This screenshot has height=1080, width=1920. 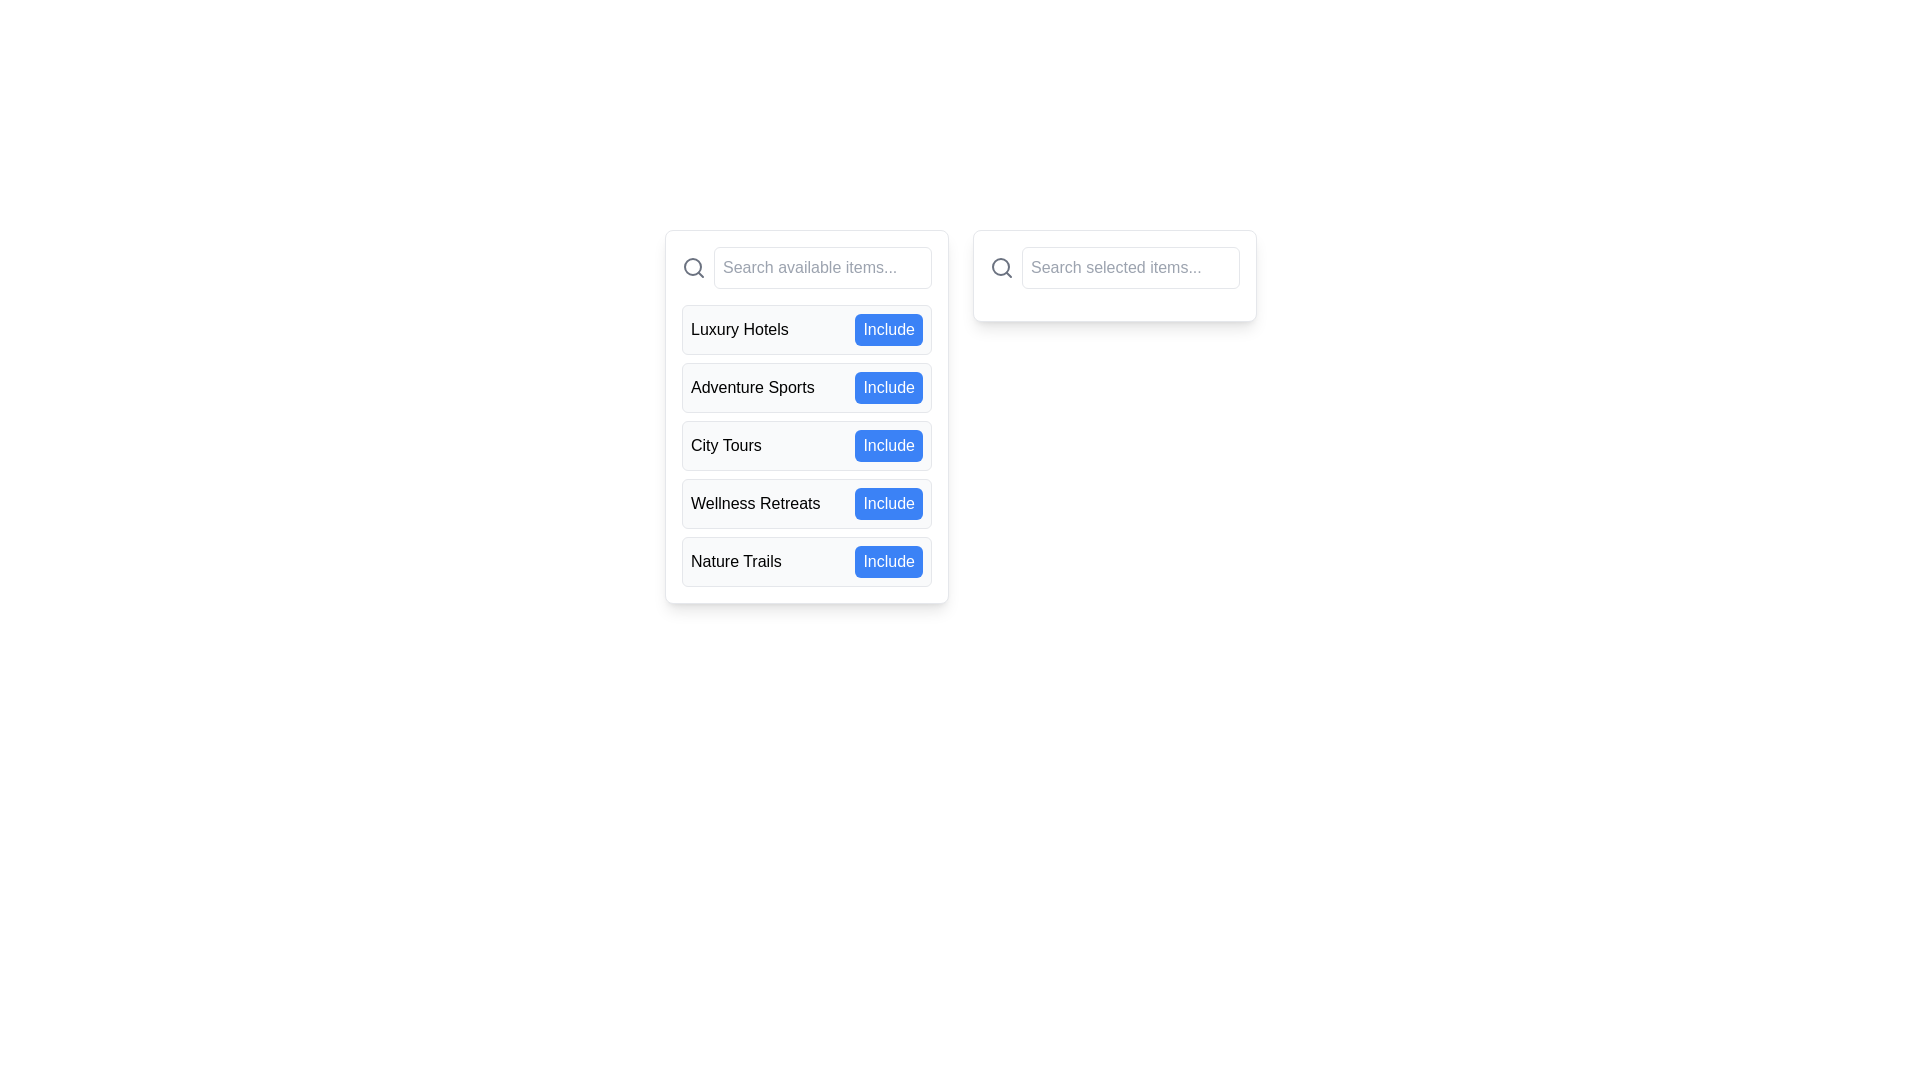 I want to click on the label that describes an option in the selectable list, which is located in the topmost row and to the left of the blue 'Include' button, so click(x=738, y=329).